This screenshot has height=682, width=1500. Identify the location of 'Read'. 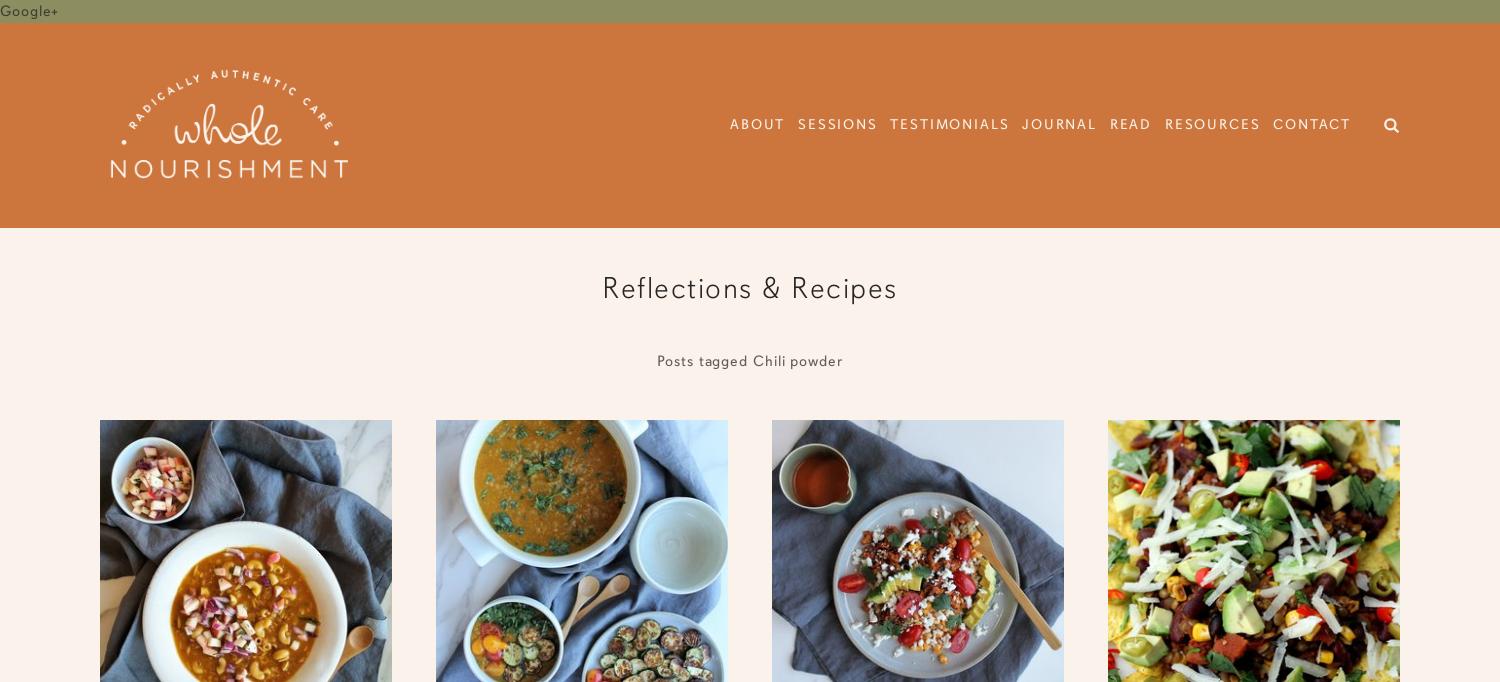
(1130, 124).